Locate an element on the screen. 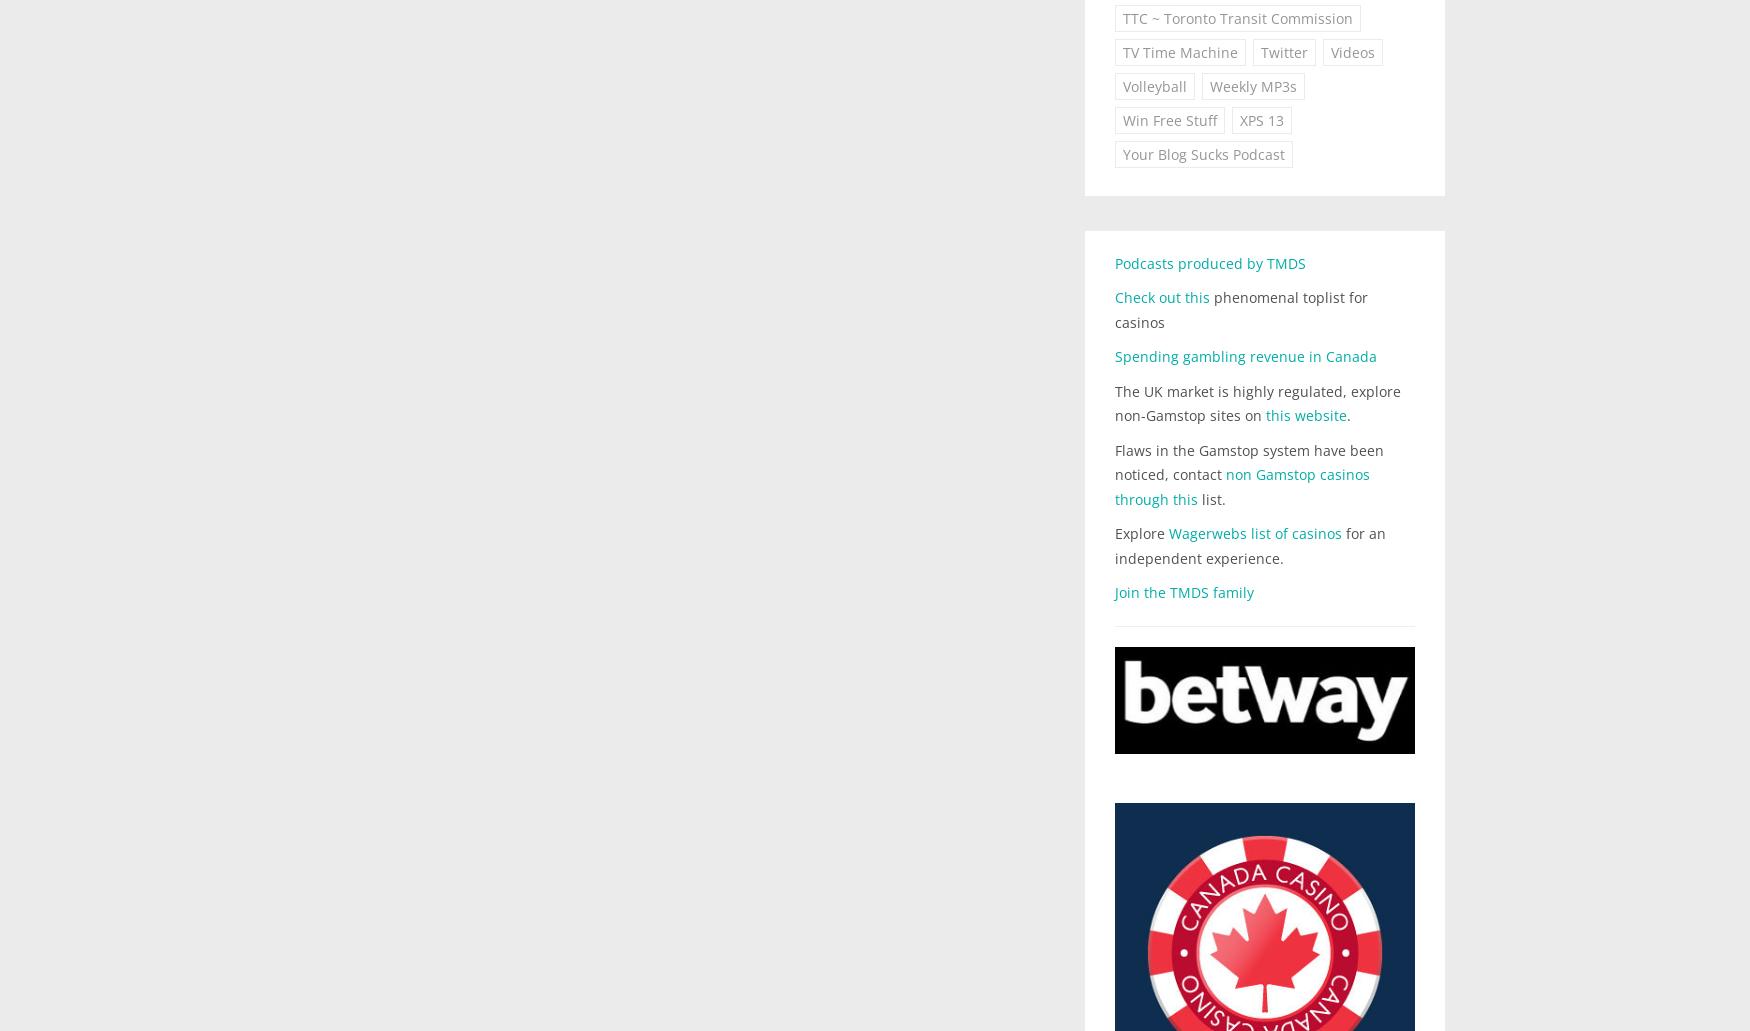 The width and height of the screenshot is (1750, 1031). 'XPS 13' is located at coordinates (1260, 118).